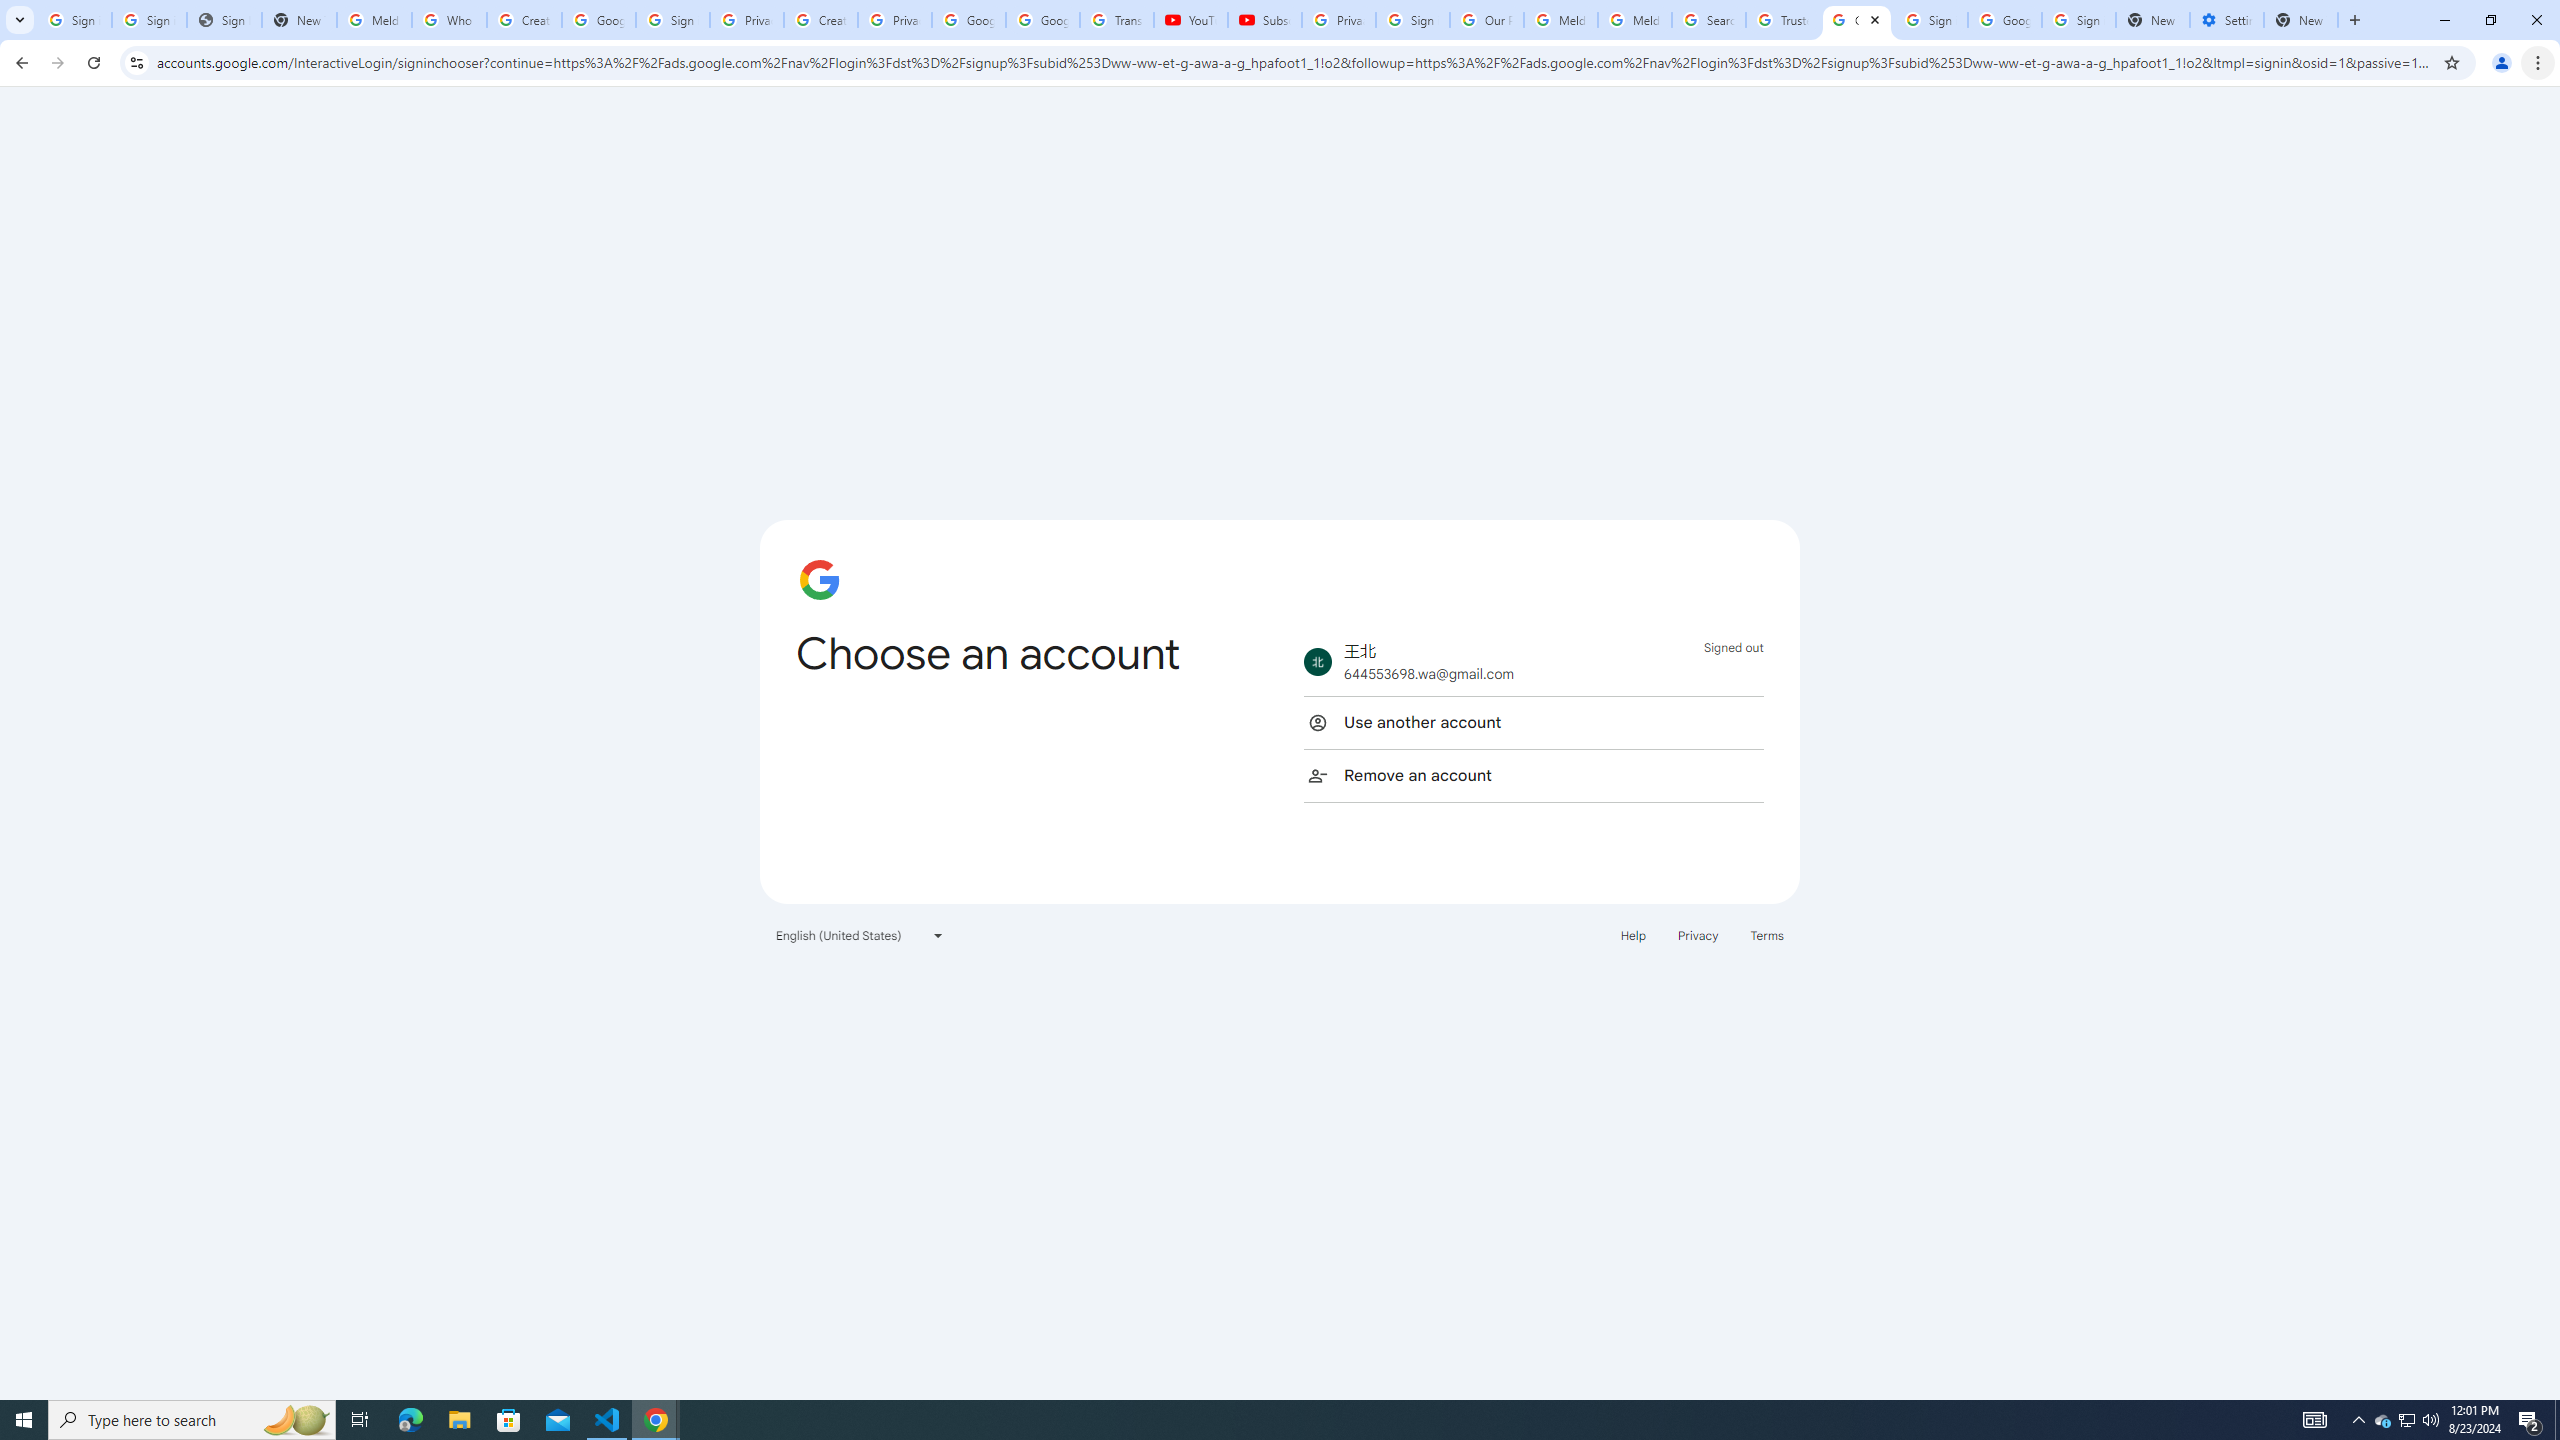 The image size is (2560, 1440). Describe the element at coordinates (2490, 19) in the screenshot. I see `'Restore'` at that location.